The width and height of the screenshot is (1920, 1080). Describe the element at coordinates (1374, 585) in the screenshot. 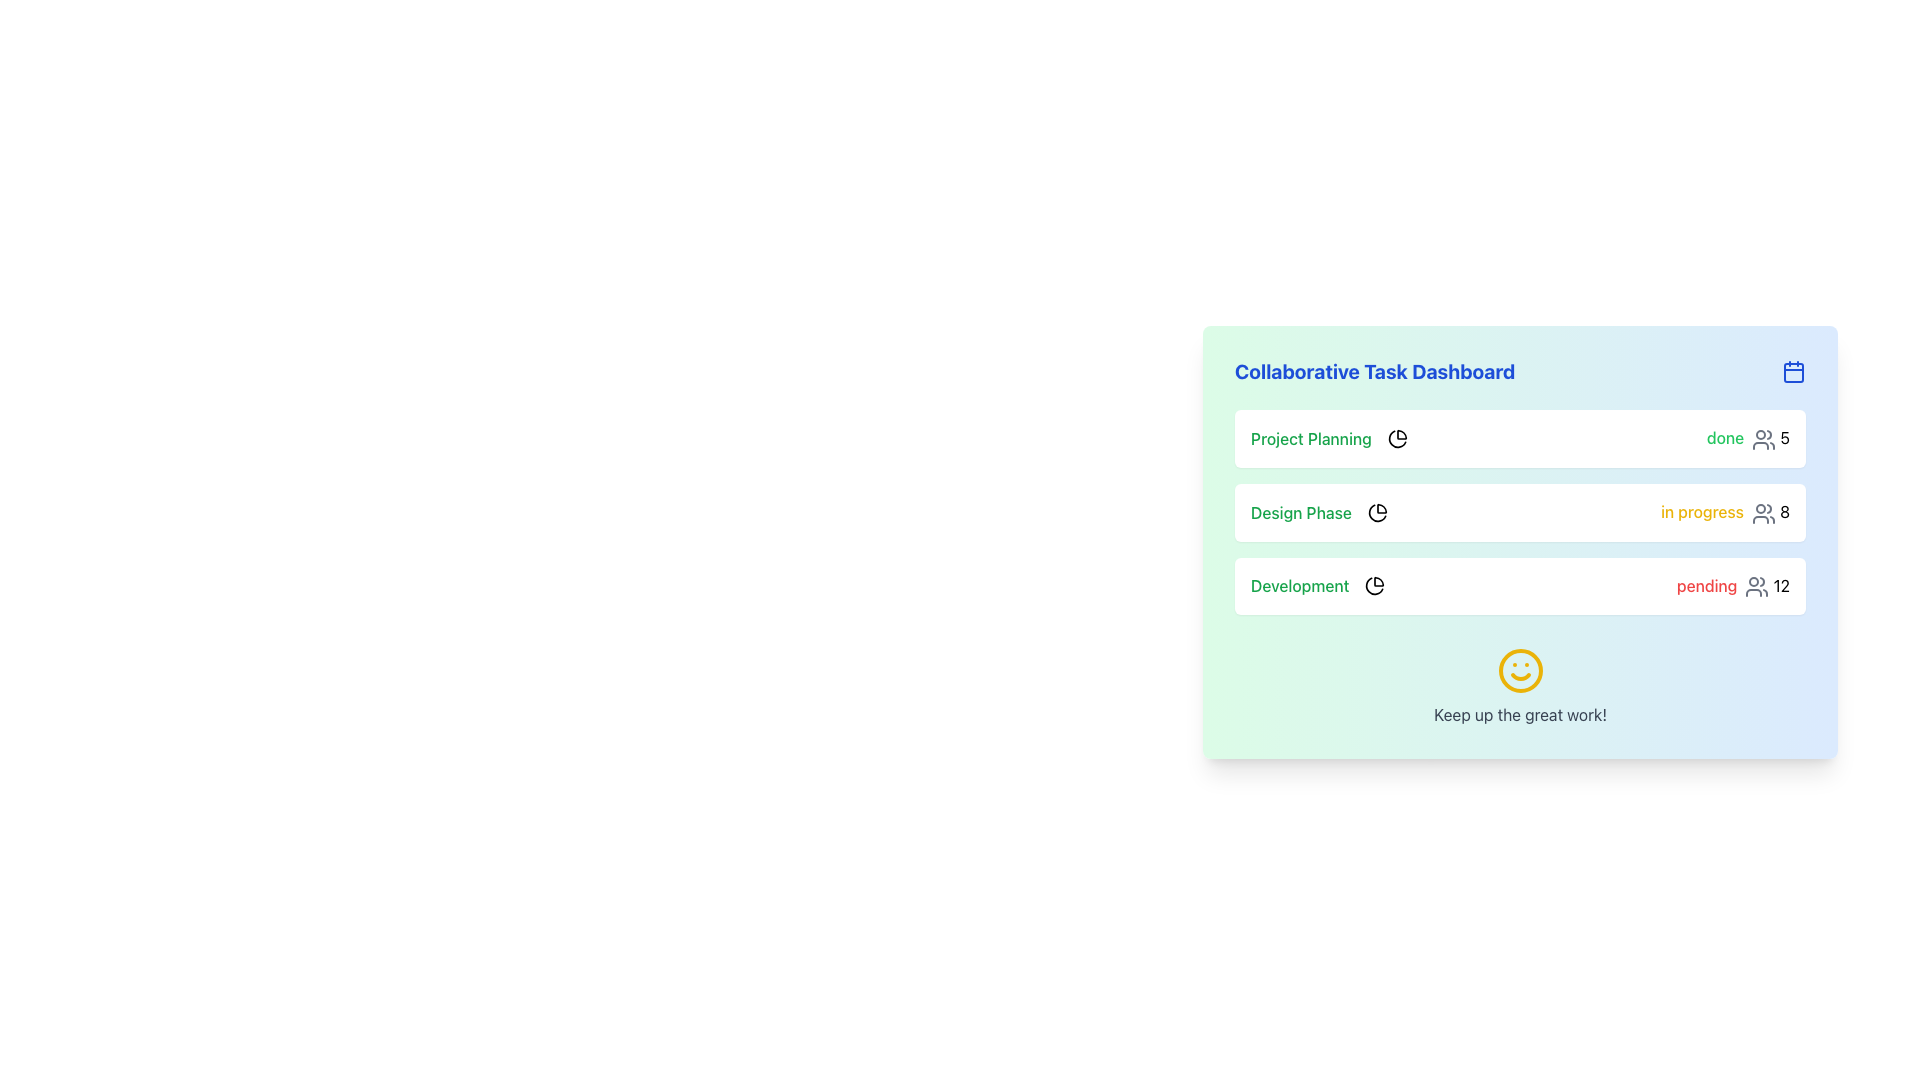

I see `the 'Development' task progress icon located to the right of the 'Development' text in the third row of the task list on the dashboard` at that location.